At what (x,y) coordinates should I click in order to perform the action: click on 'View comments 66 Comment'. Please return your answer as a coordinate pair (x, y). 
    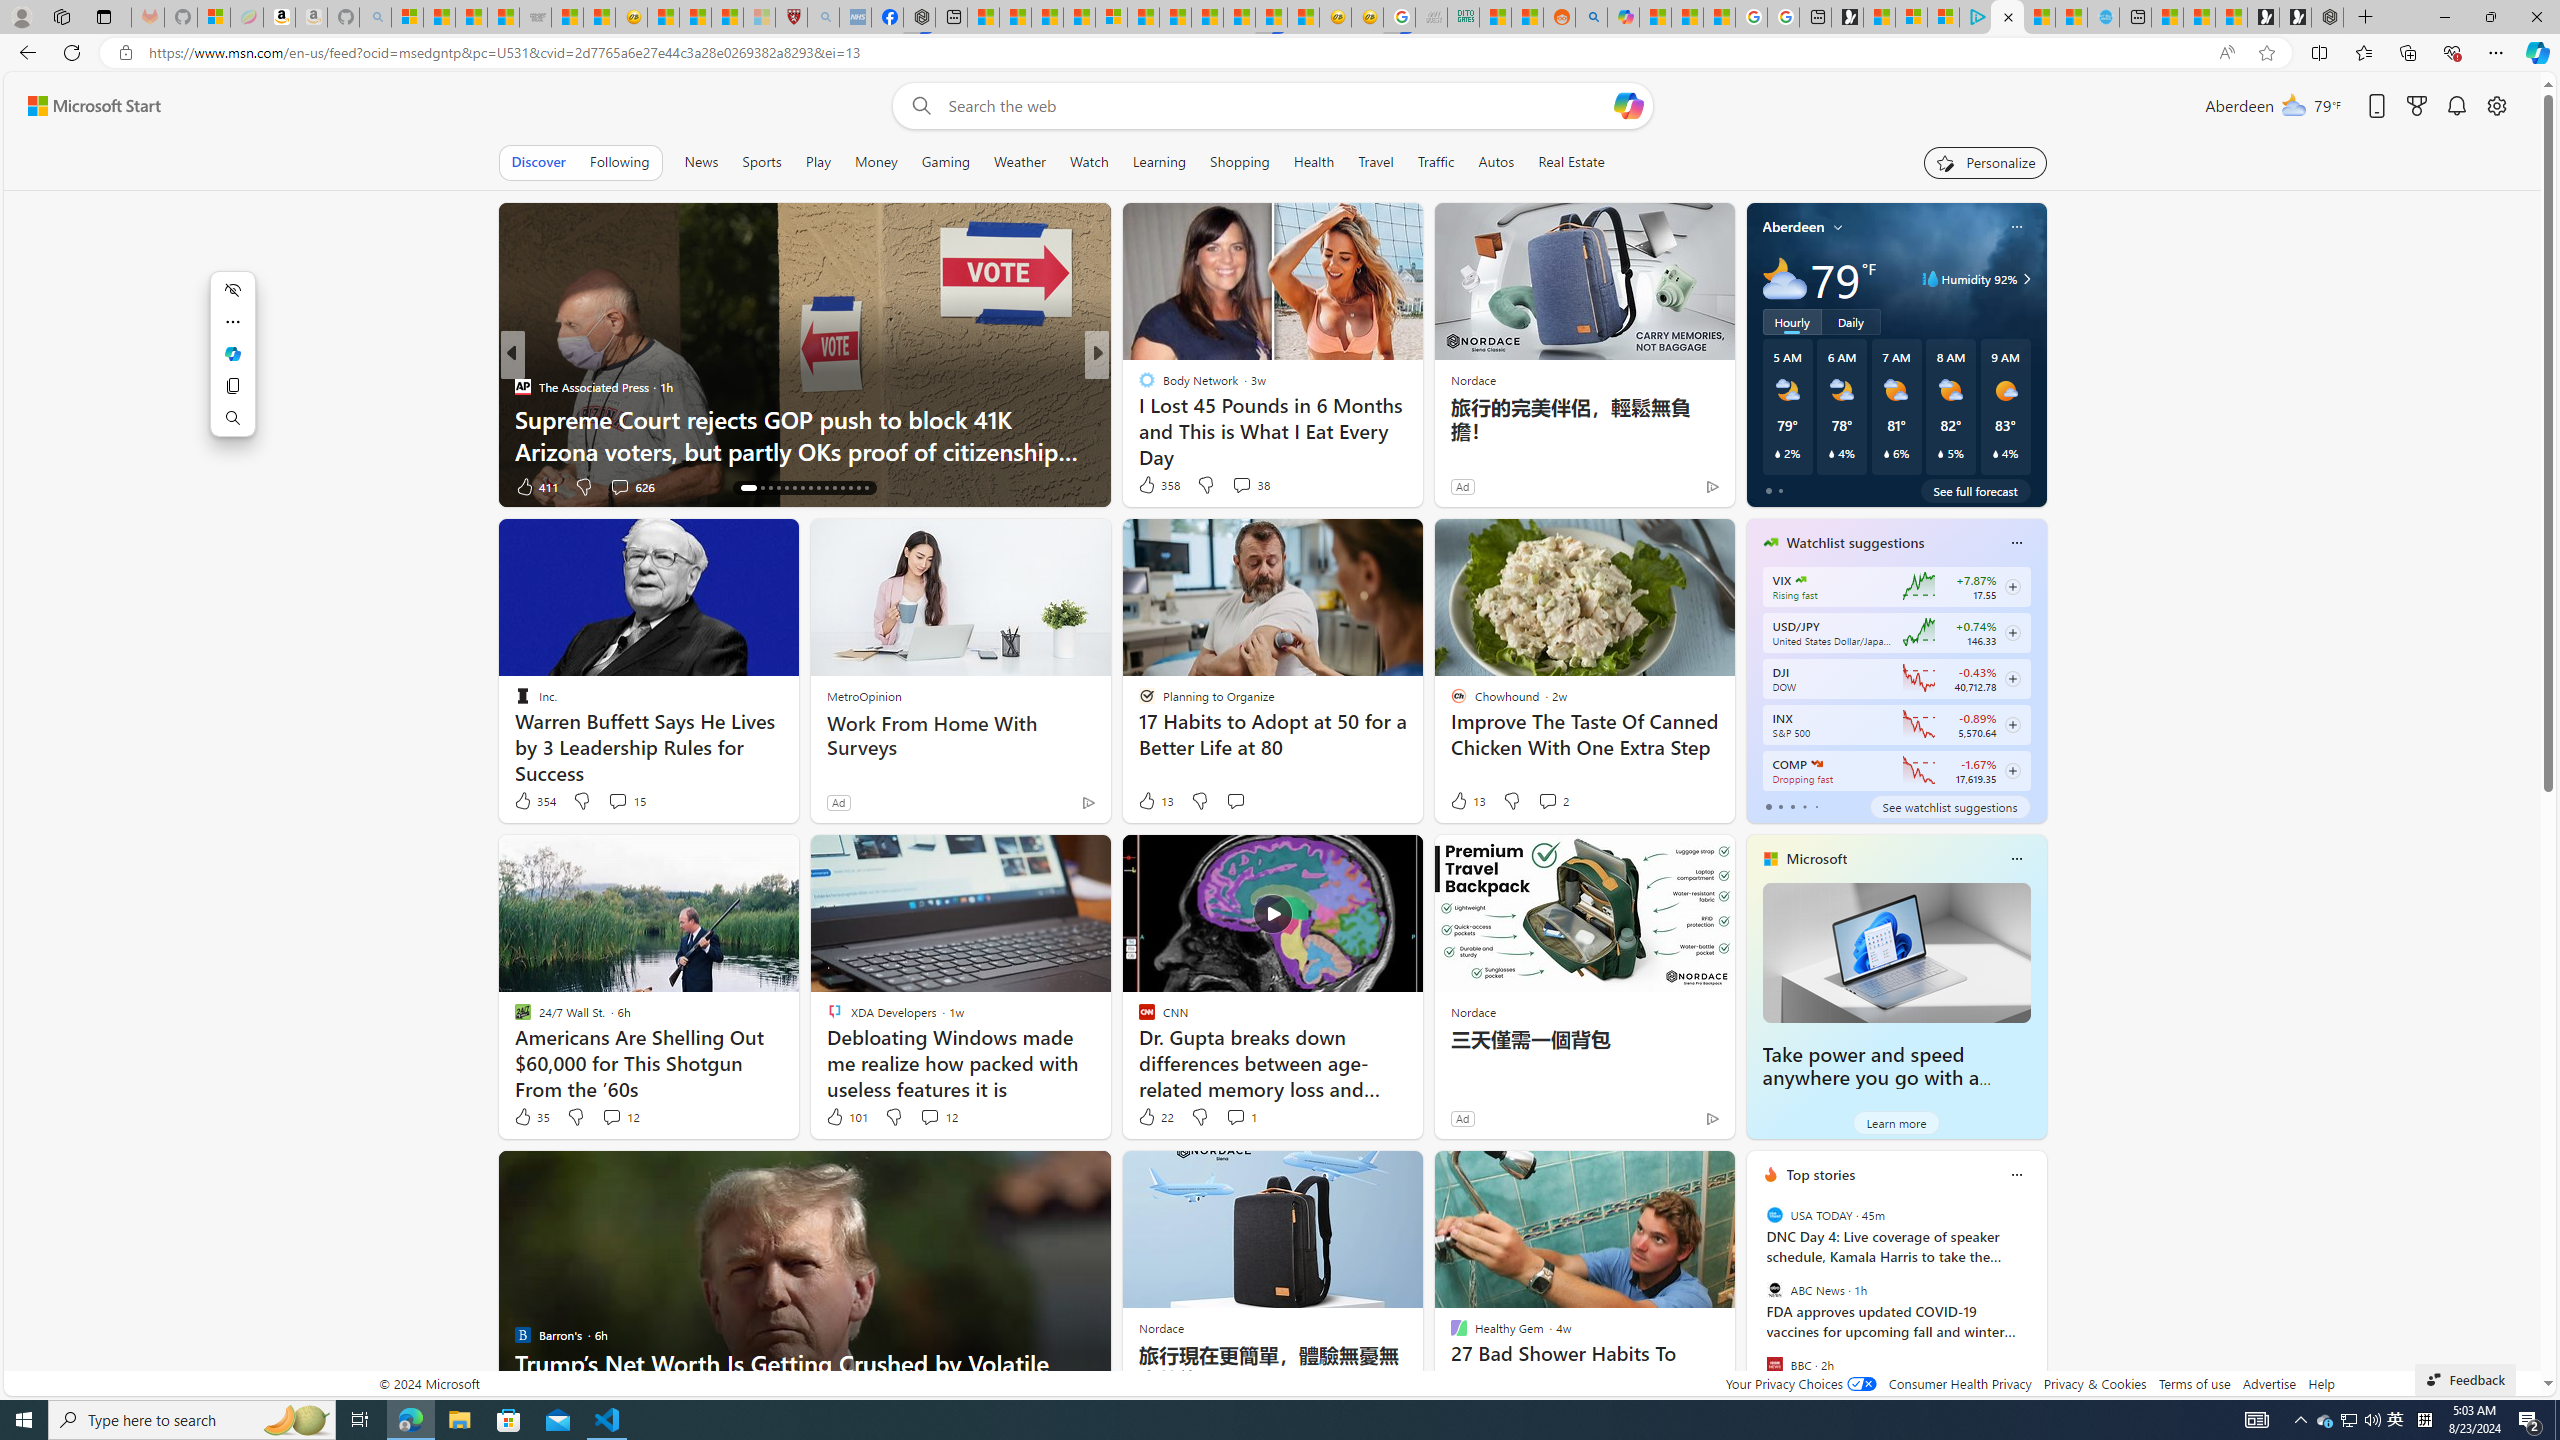
    Looking at the image, I should click on (1243, 486).